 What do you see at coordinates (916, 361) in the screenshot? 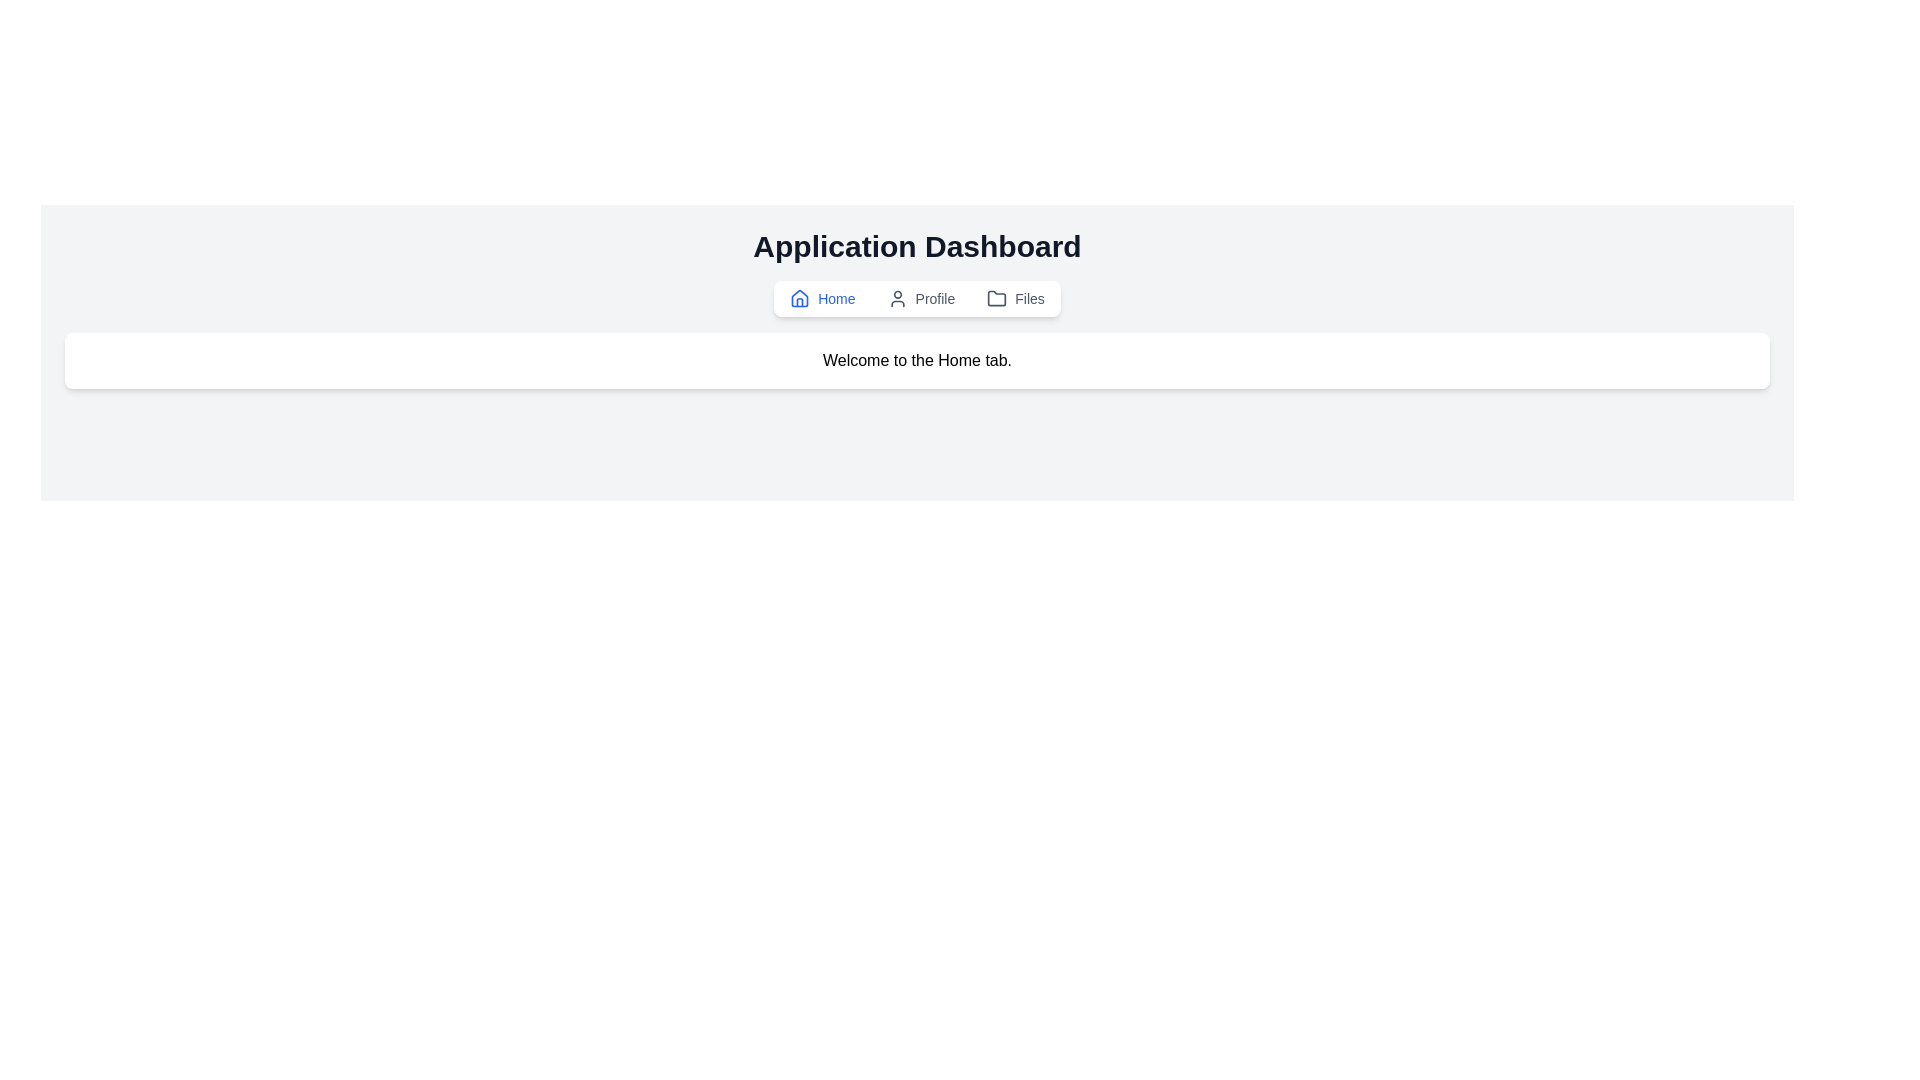
I see `the static text label displaying 'Welcome to the Home tab.' which is centrally positioned below the navigation bar` at bounding box center [916, 361].